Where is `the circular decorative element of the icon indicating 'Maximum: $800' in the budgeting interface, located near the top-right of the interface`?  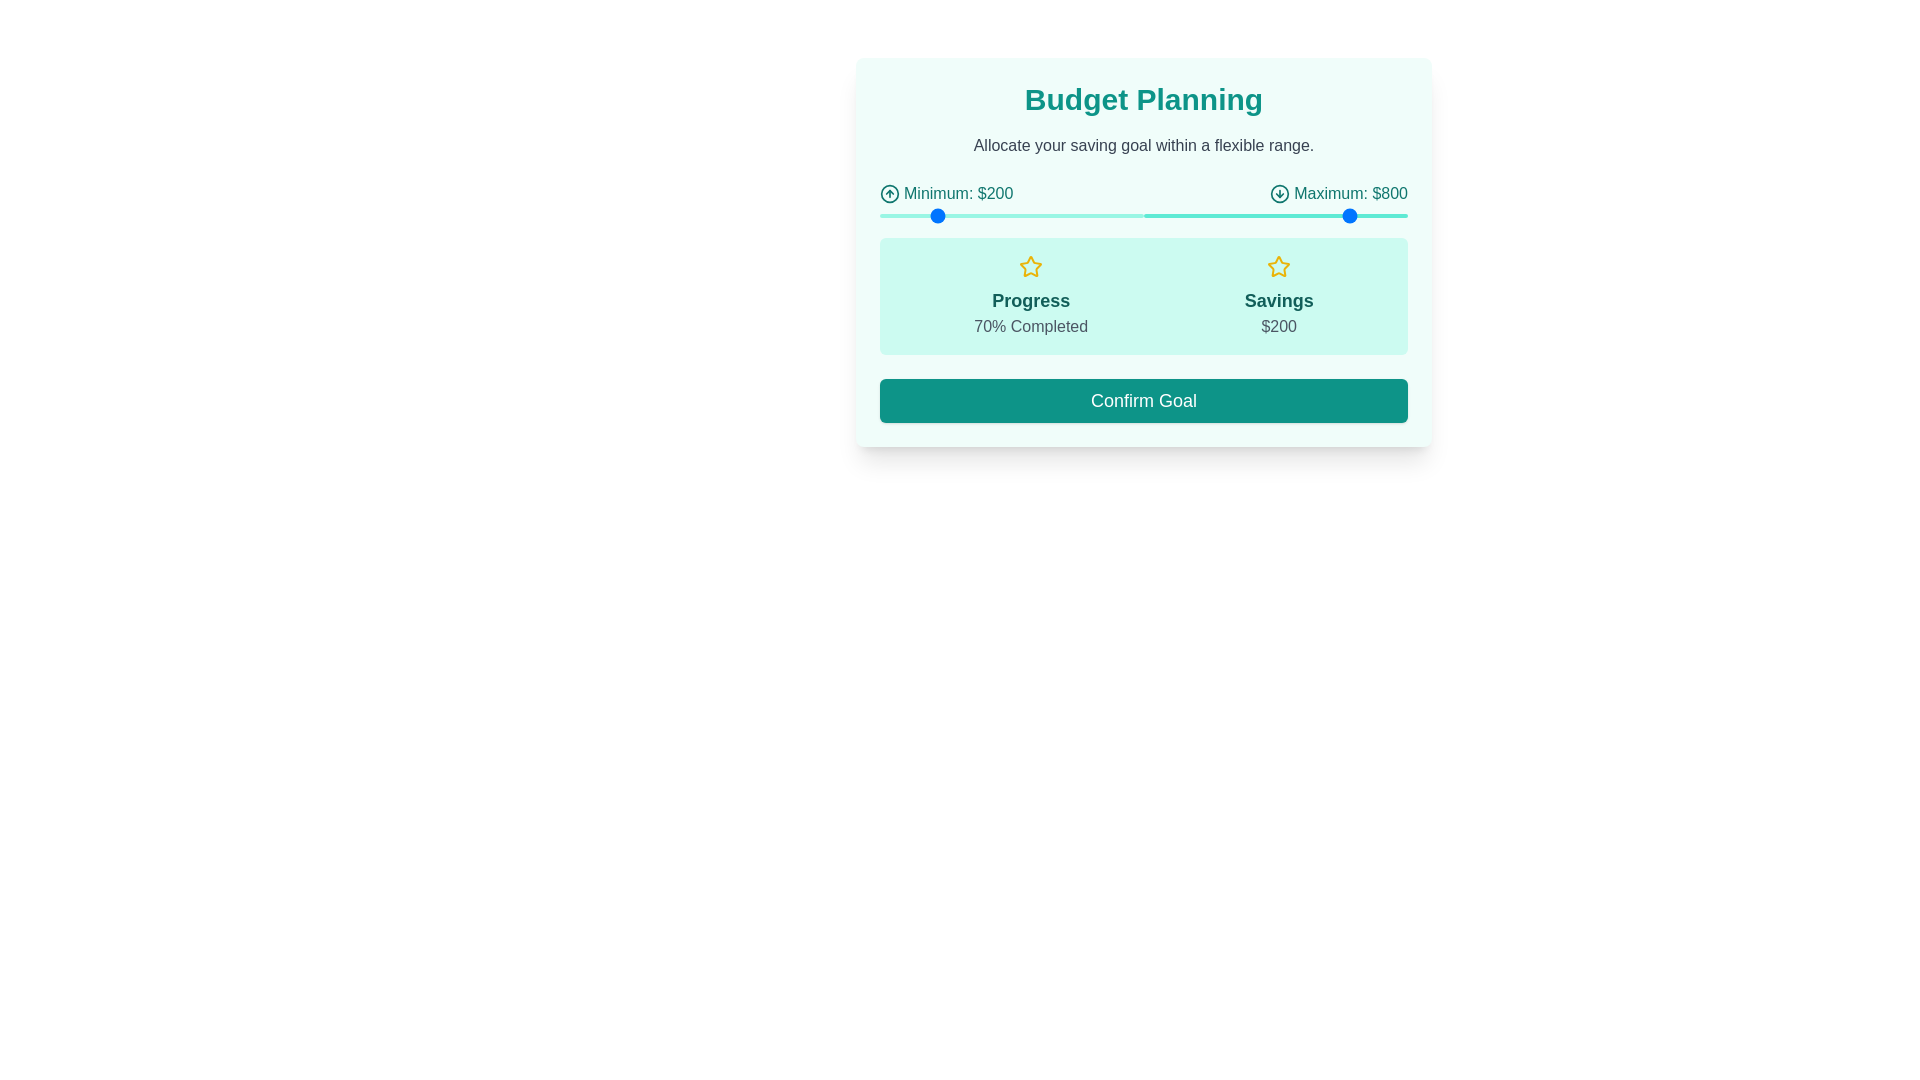
the circular decorative element of the icon indicating 'Maximum: $800' in the budgeting interface, located near the top-right of the interface is located at coordinates (1280, 193).